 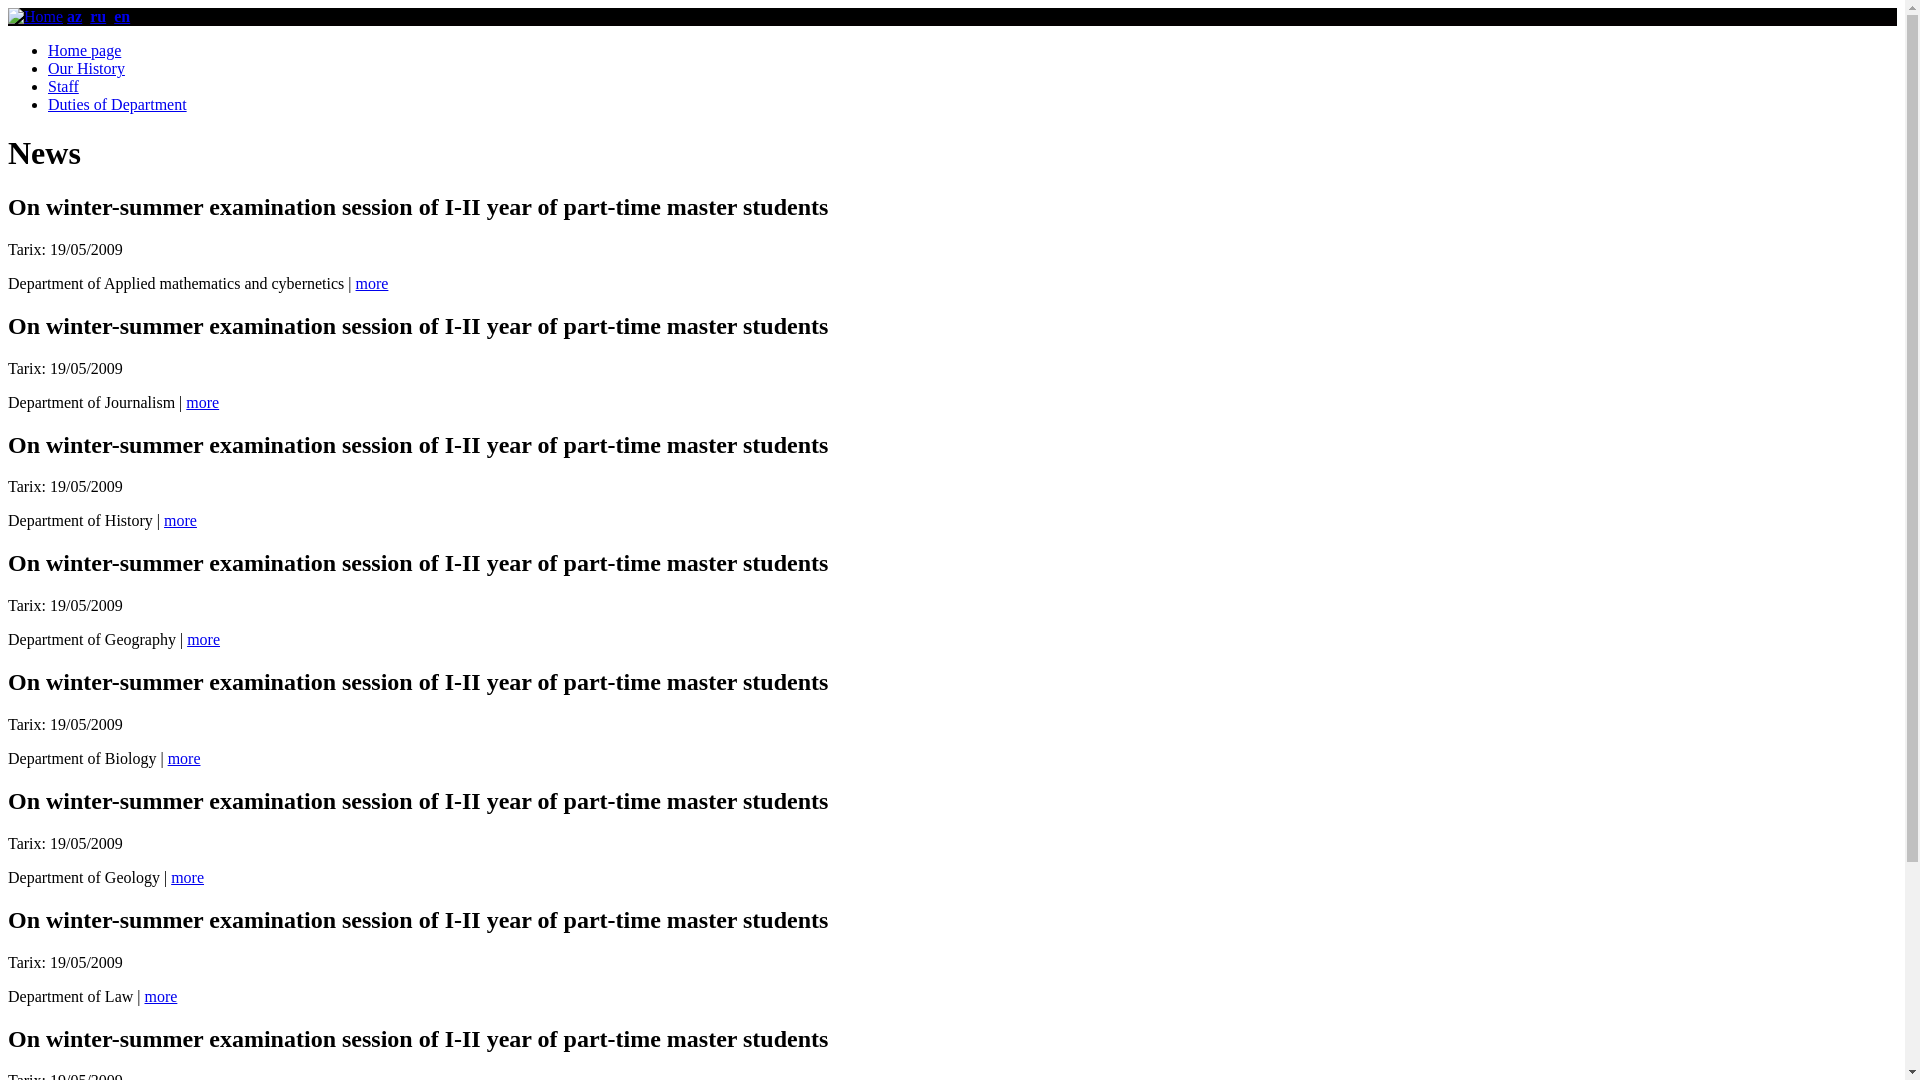 I want to click on 'Duties of Department', so click(x=116, y=104).